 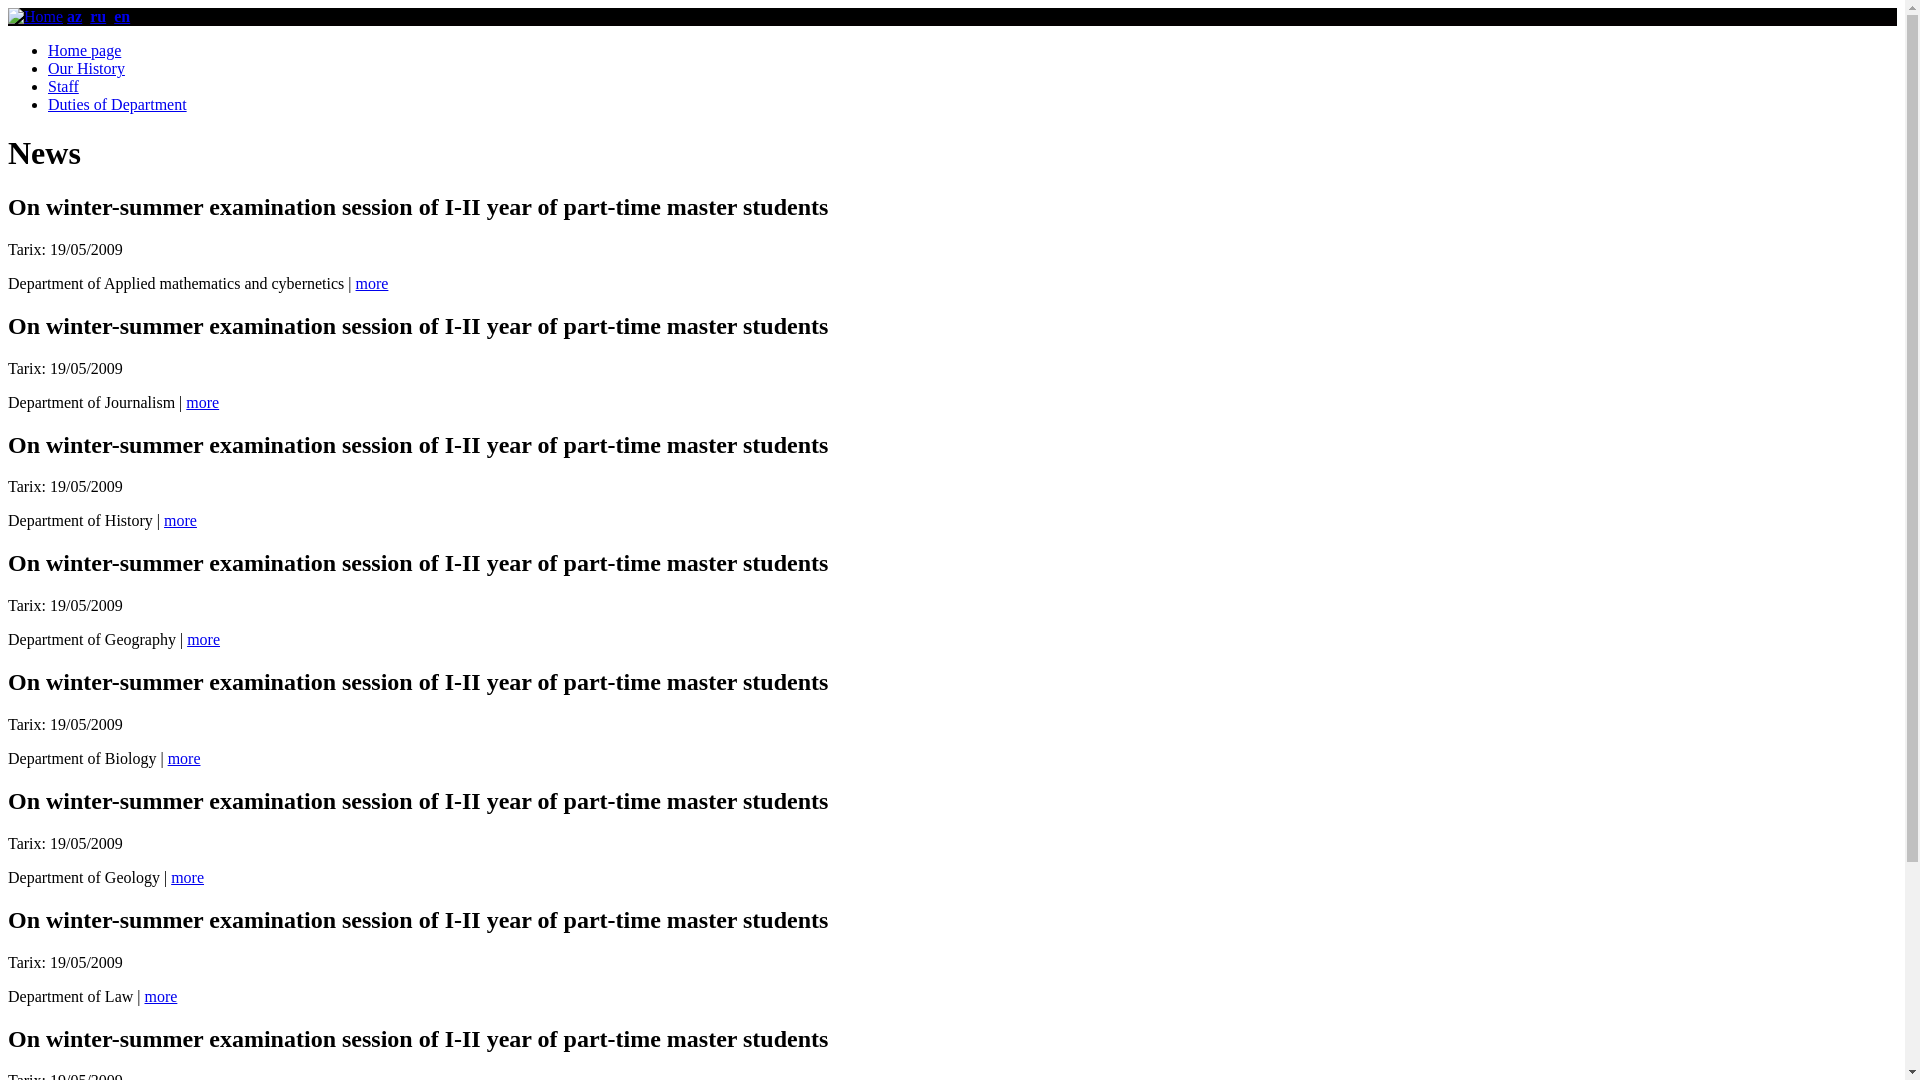 I want to click on 'Duties of Department', so click(x=116, y=104).